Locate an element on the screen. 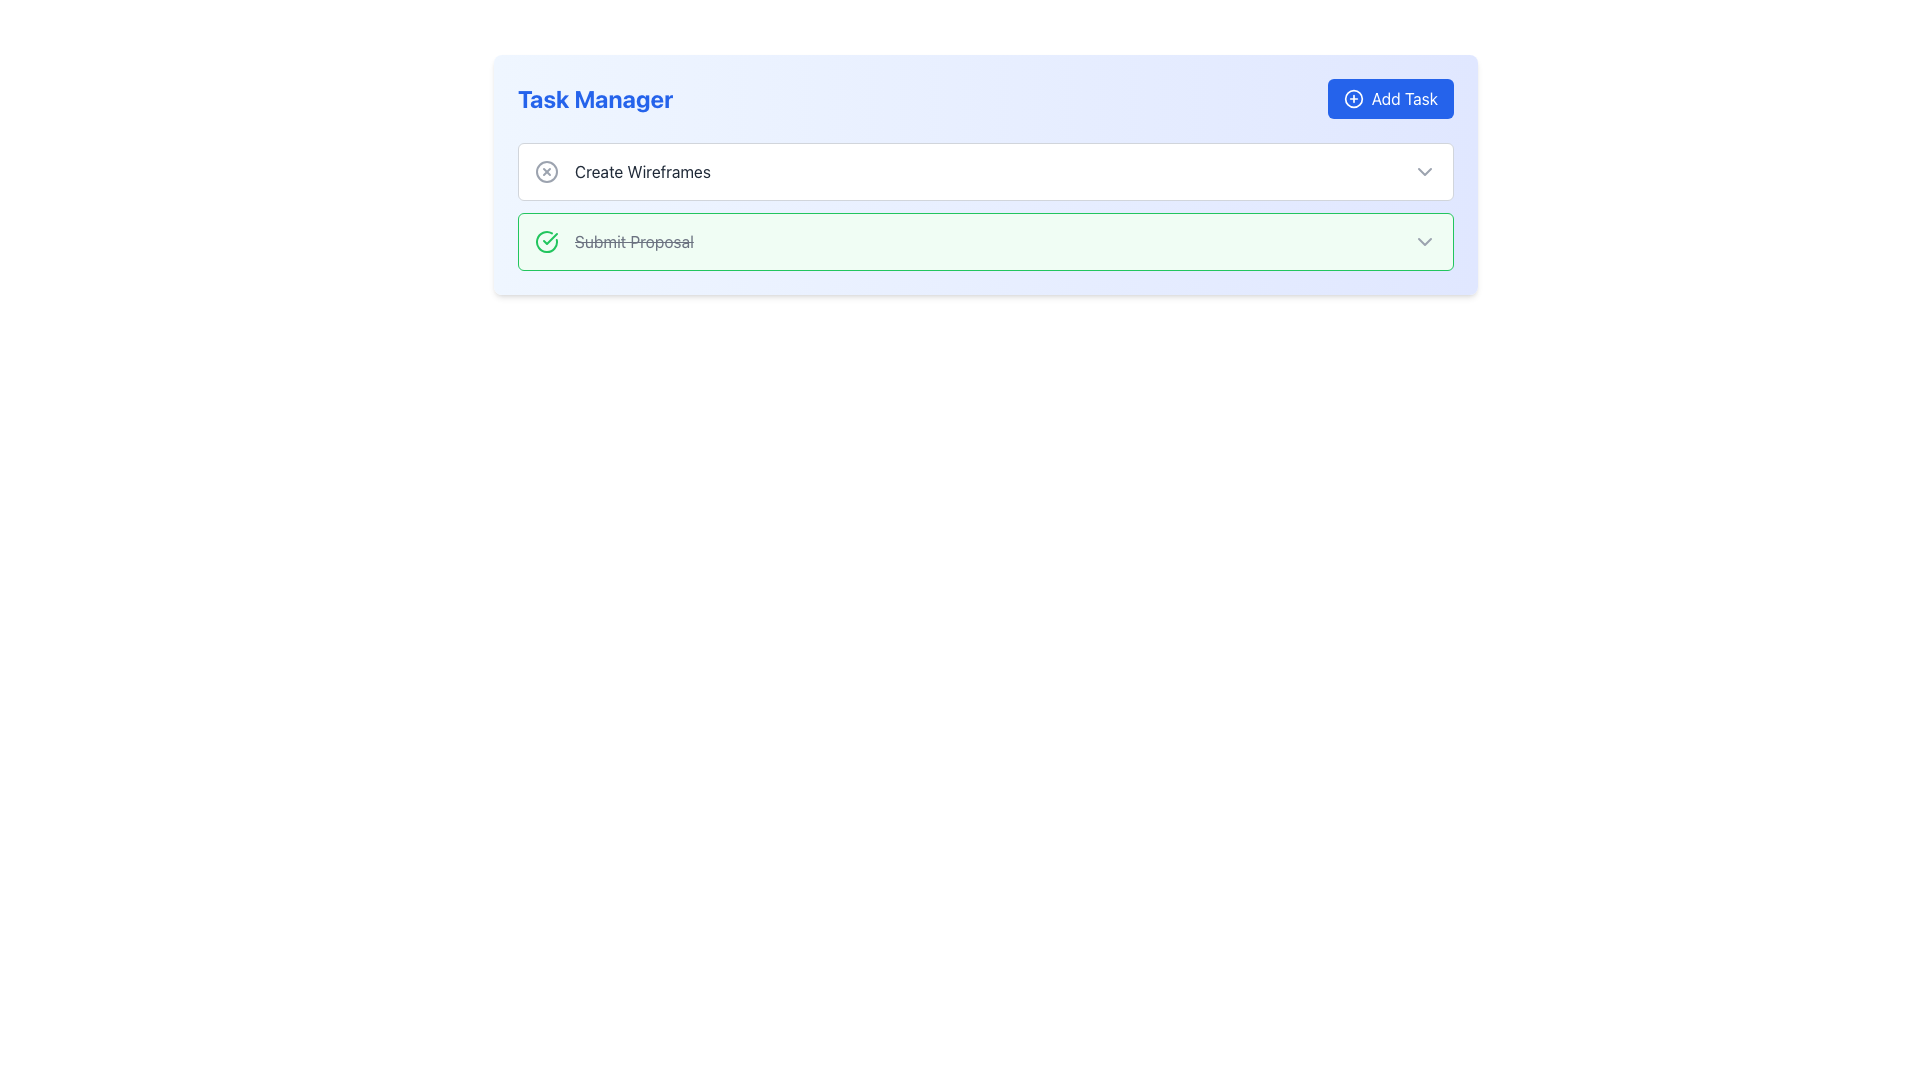  the gray circular graphic with a thin outline located inside the square icon for the 'Create Wireframes' task is located at coordinates (547, 171).